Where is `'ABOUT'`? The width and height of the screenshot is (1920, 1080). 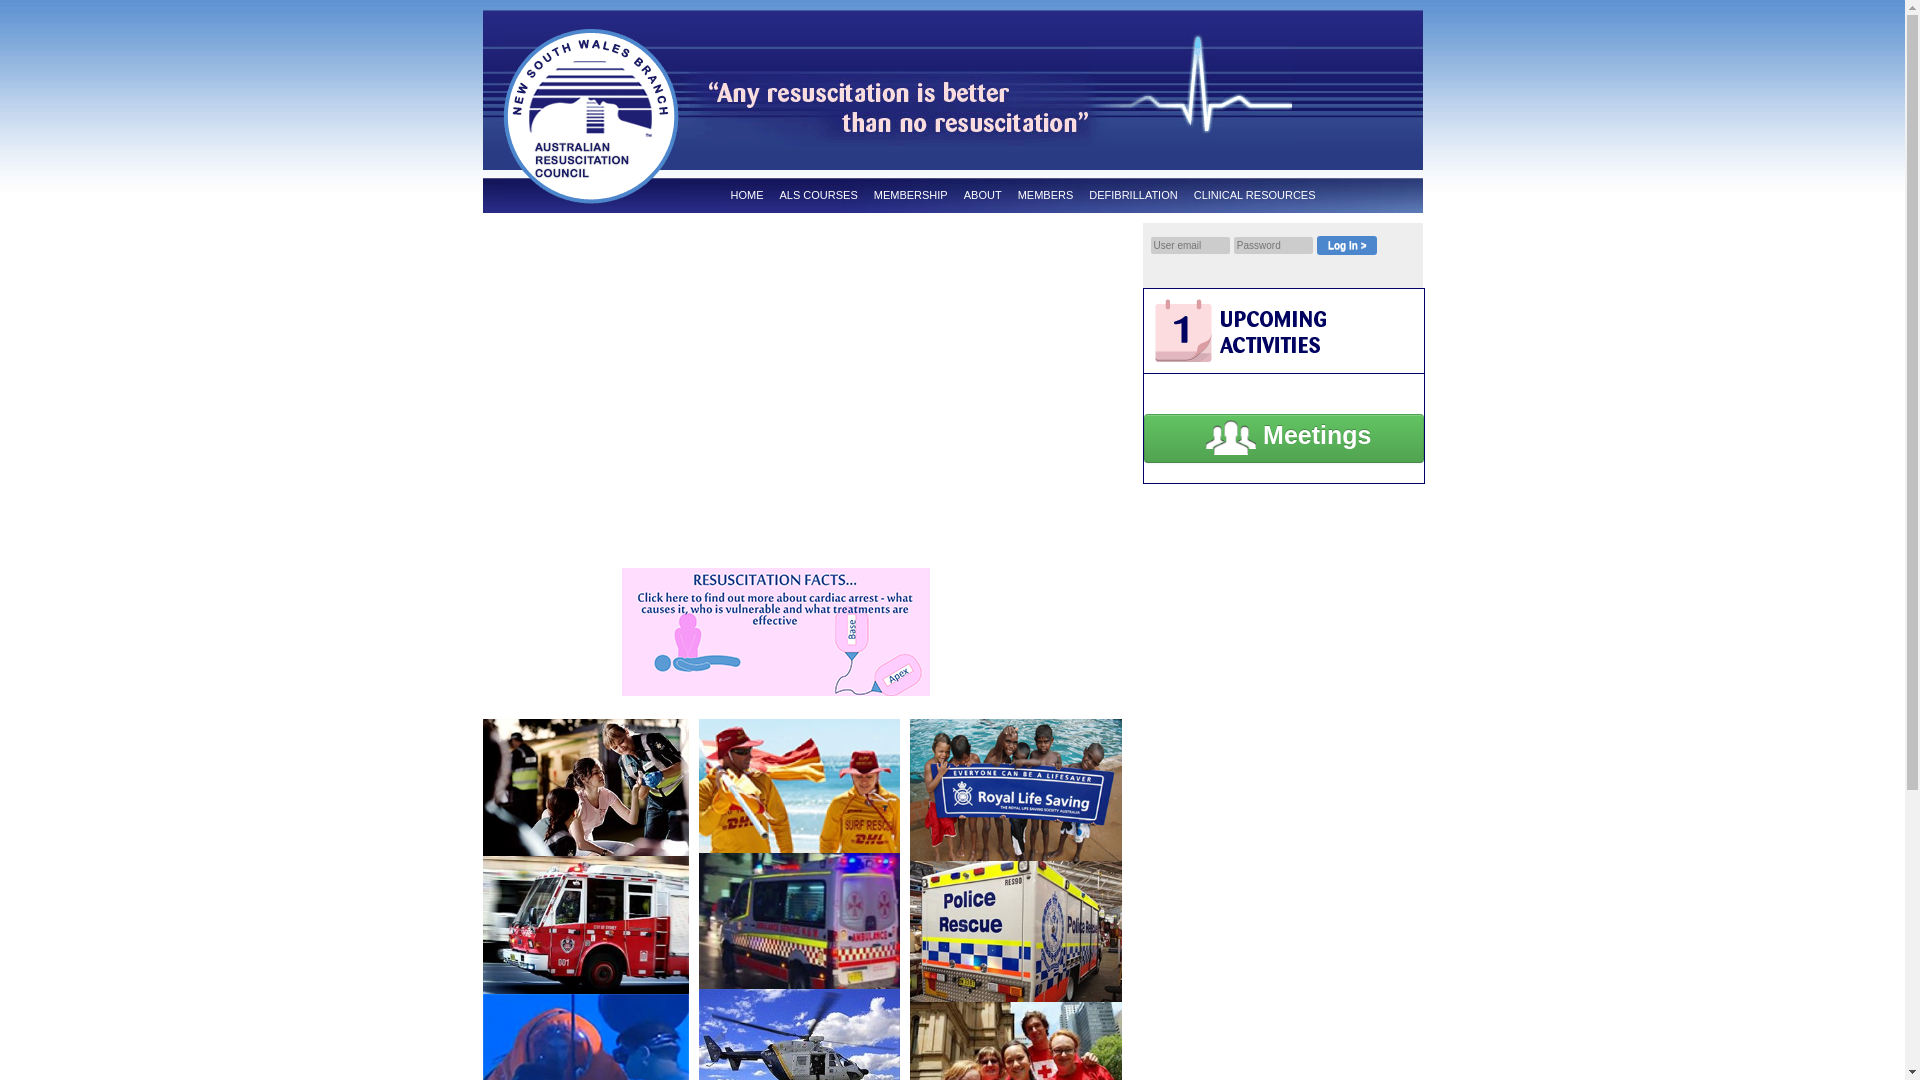 'ABOUT' is located at coordinates (983, 195).